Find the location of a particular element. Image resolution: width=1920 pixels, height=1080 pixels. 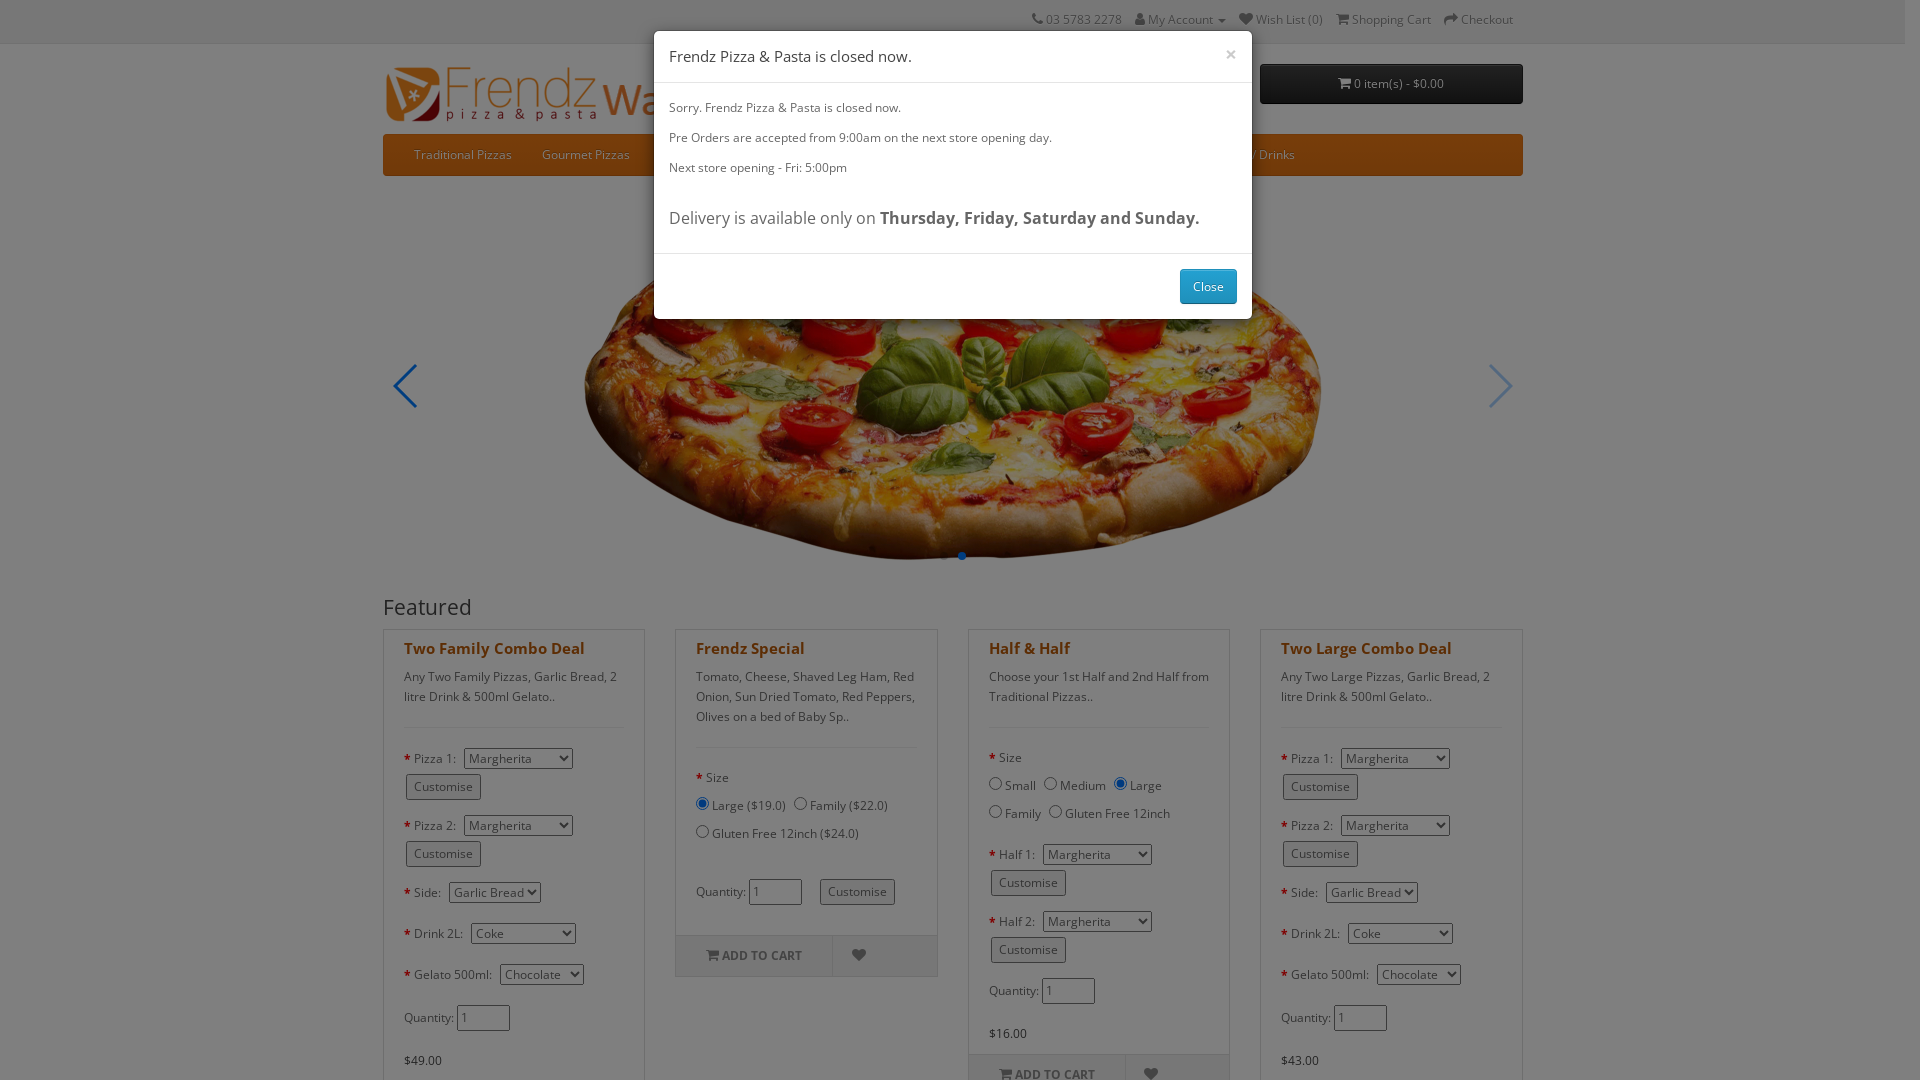

'Pasta' is located at coordinates (773, 153).